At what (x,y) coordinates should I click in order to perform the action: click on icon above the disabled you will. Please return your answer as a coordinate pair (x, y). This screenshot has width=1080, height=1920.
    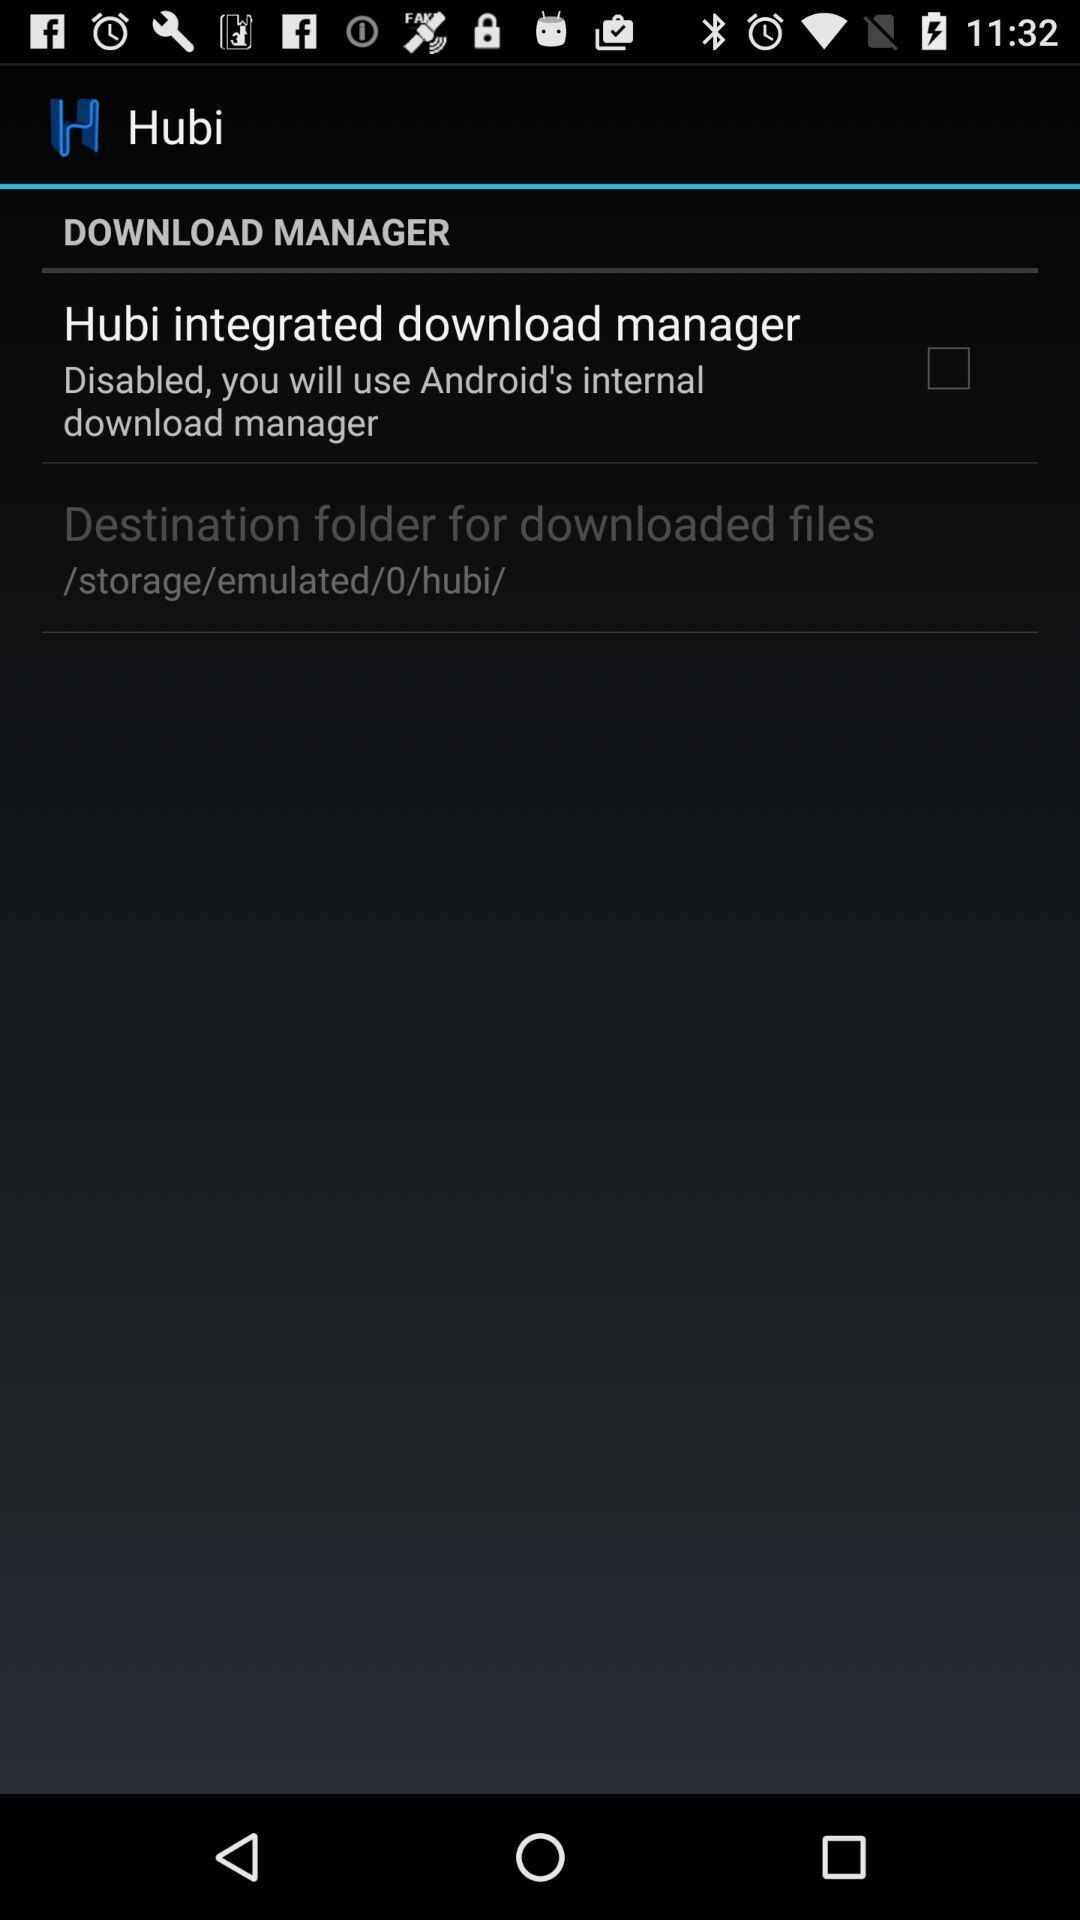
    Looking at the image, I should click on (430, 322).